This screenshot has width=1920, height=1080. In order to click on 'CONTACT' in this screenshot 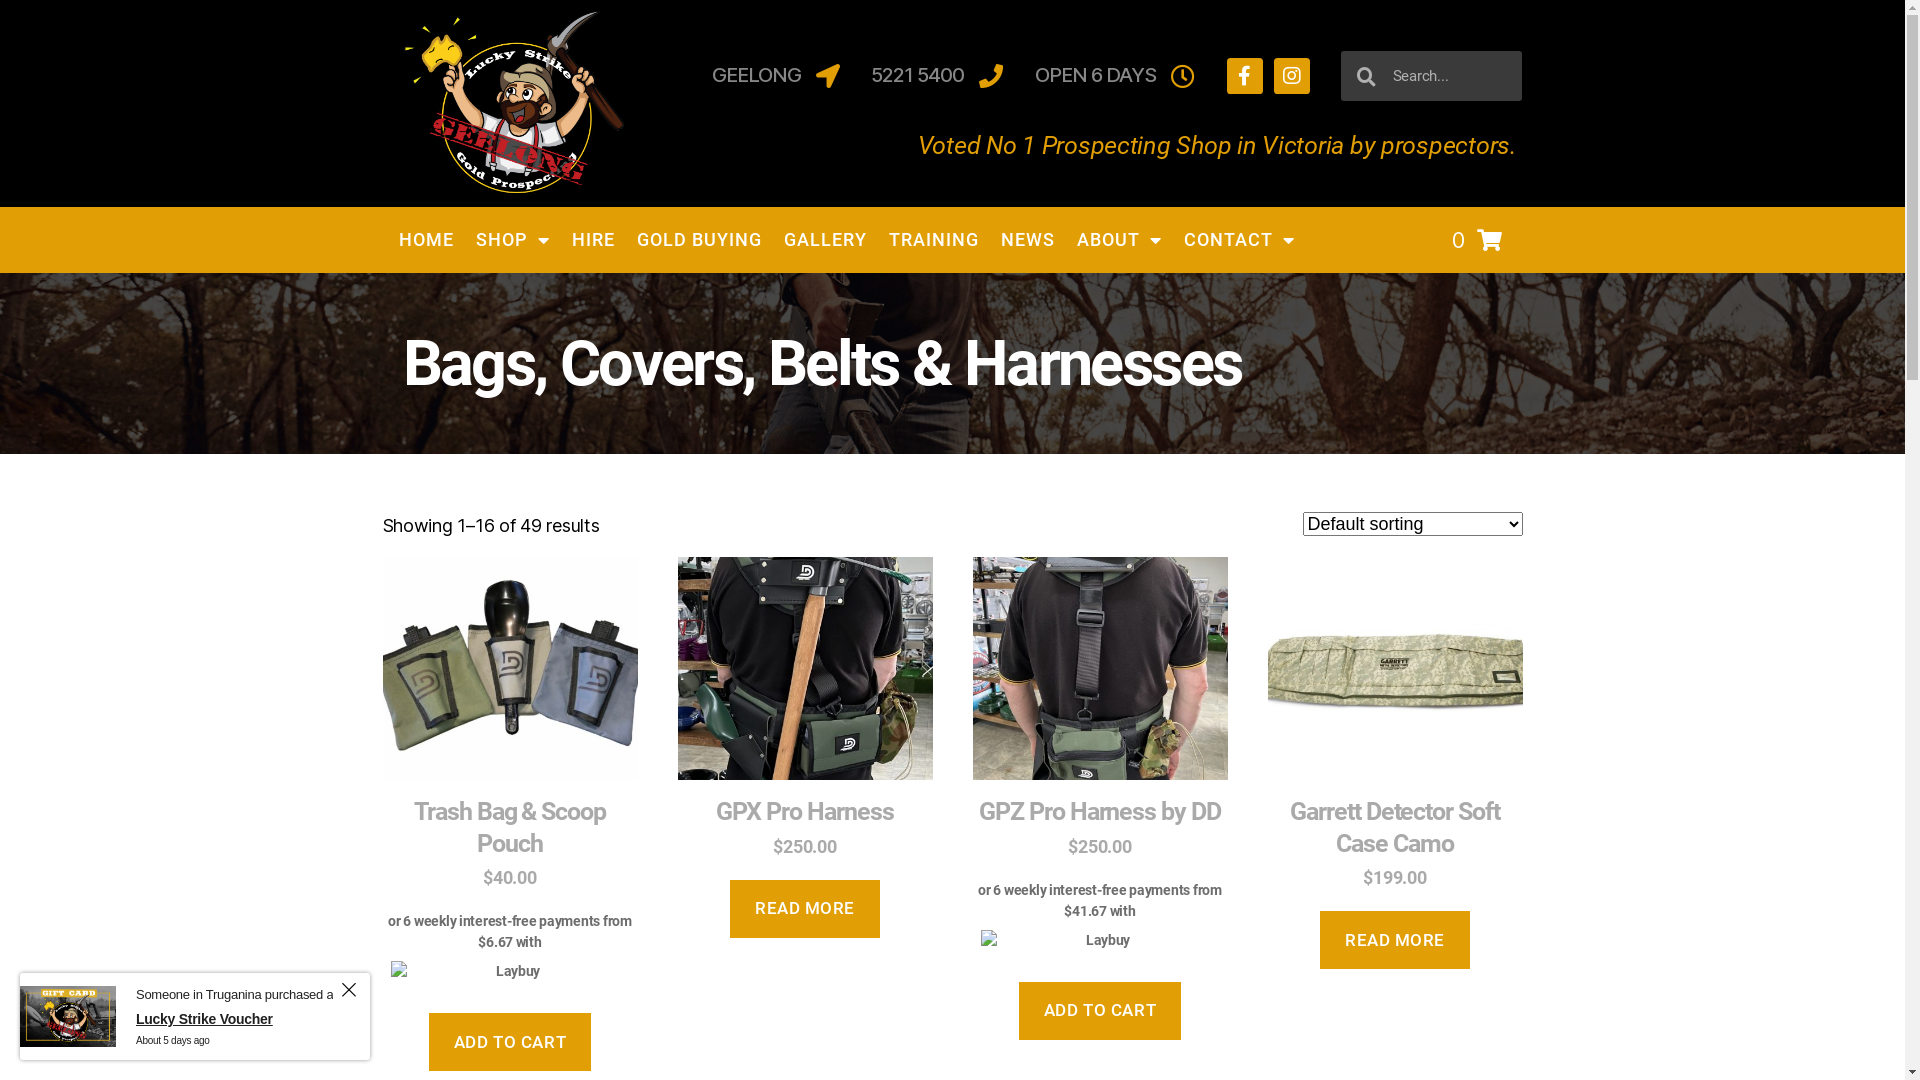, I will do `click(1171, 238)`.